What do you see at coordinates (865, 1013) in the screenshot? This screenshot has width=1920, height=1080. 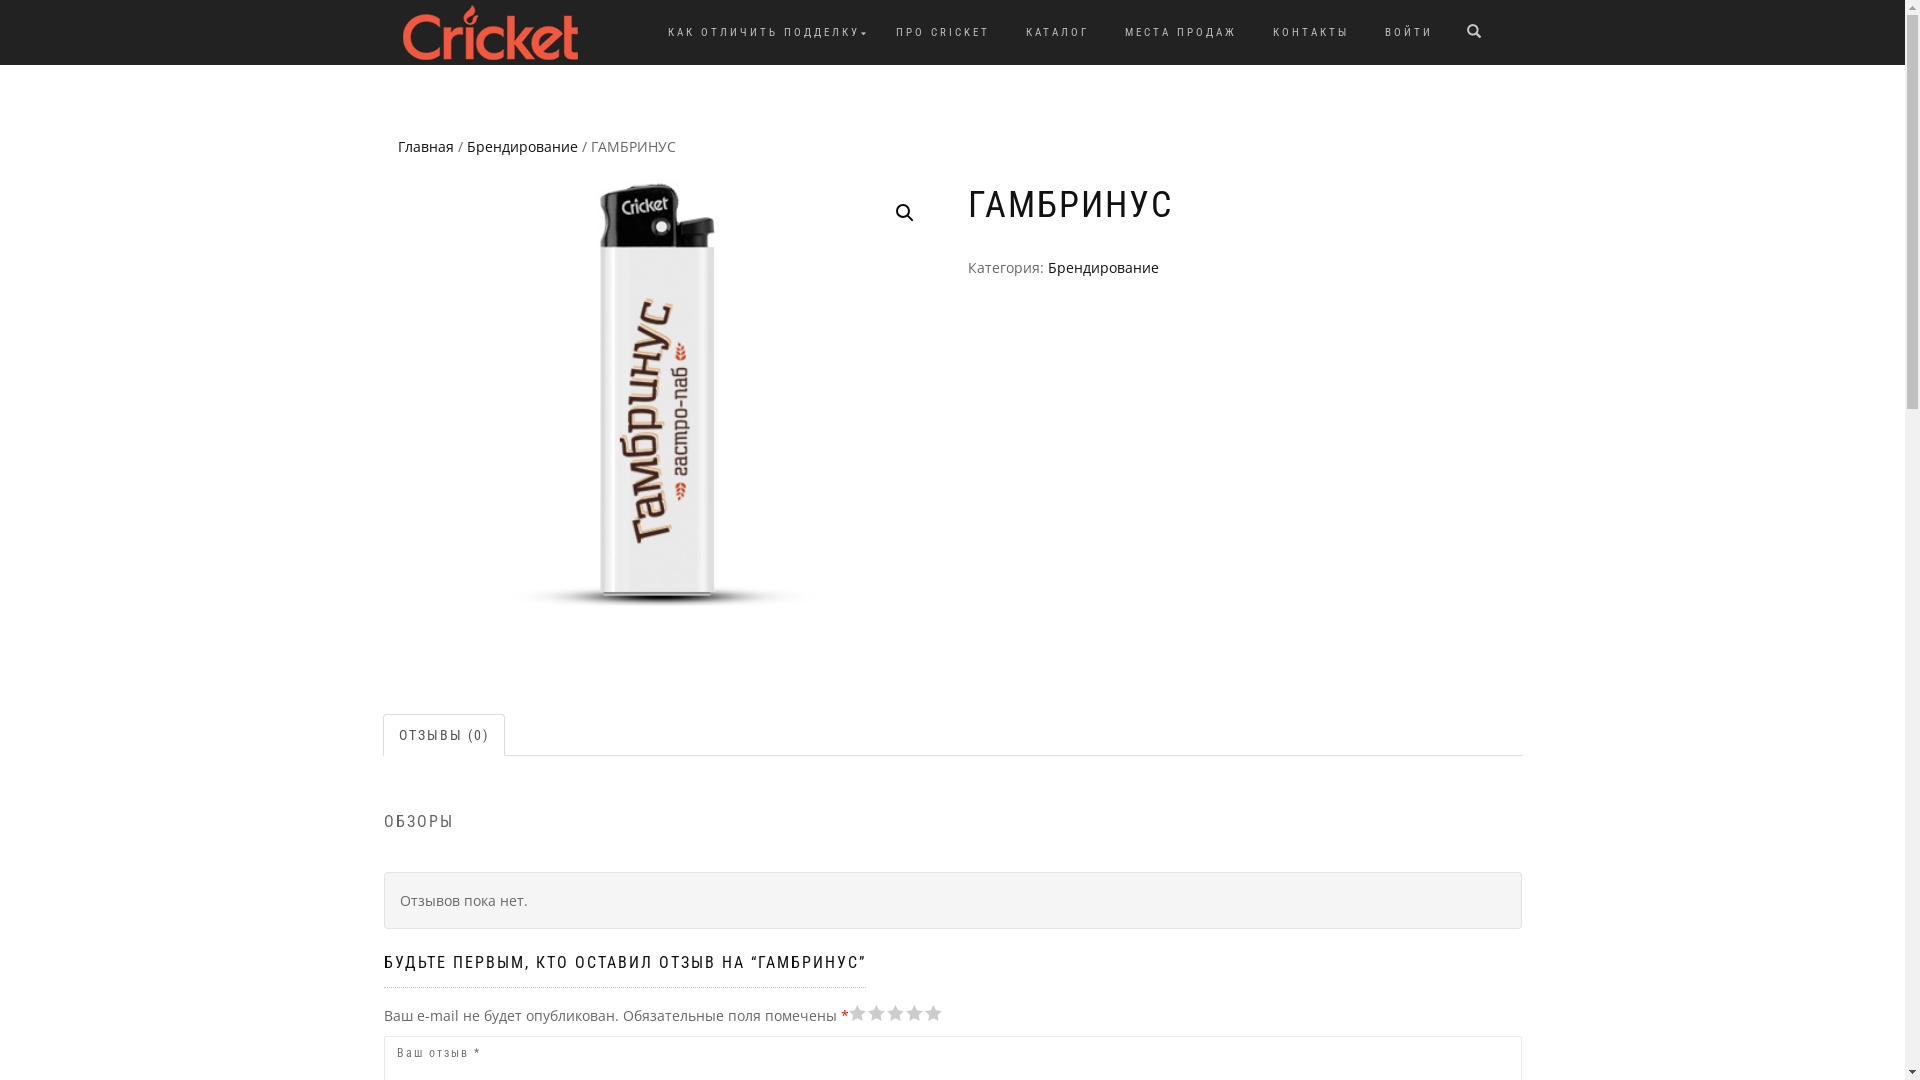 I see `'2'` at bounding box center [865, 1013].